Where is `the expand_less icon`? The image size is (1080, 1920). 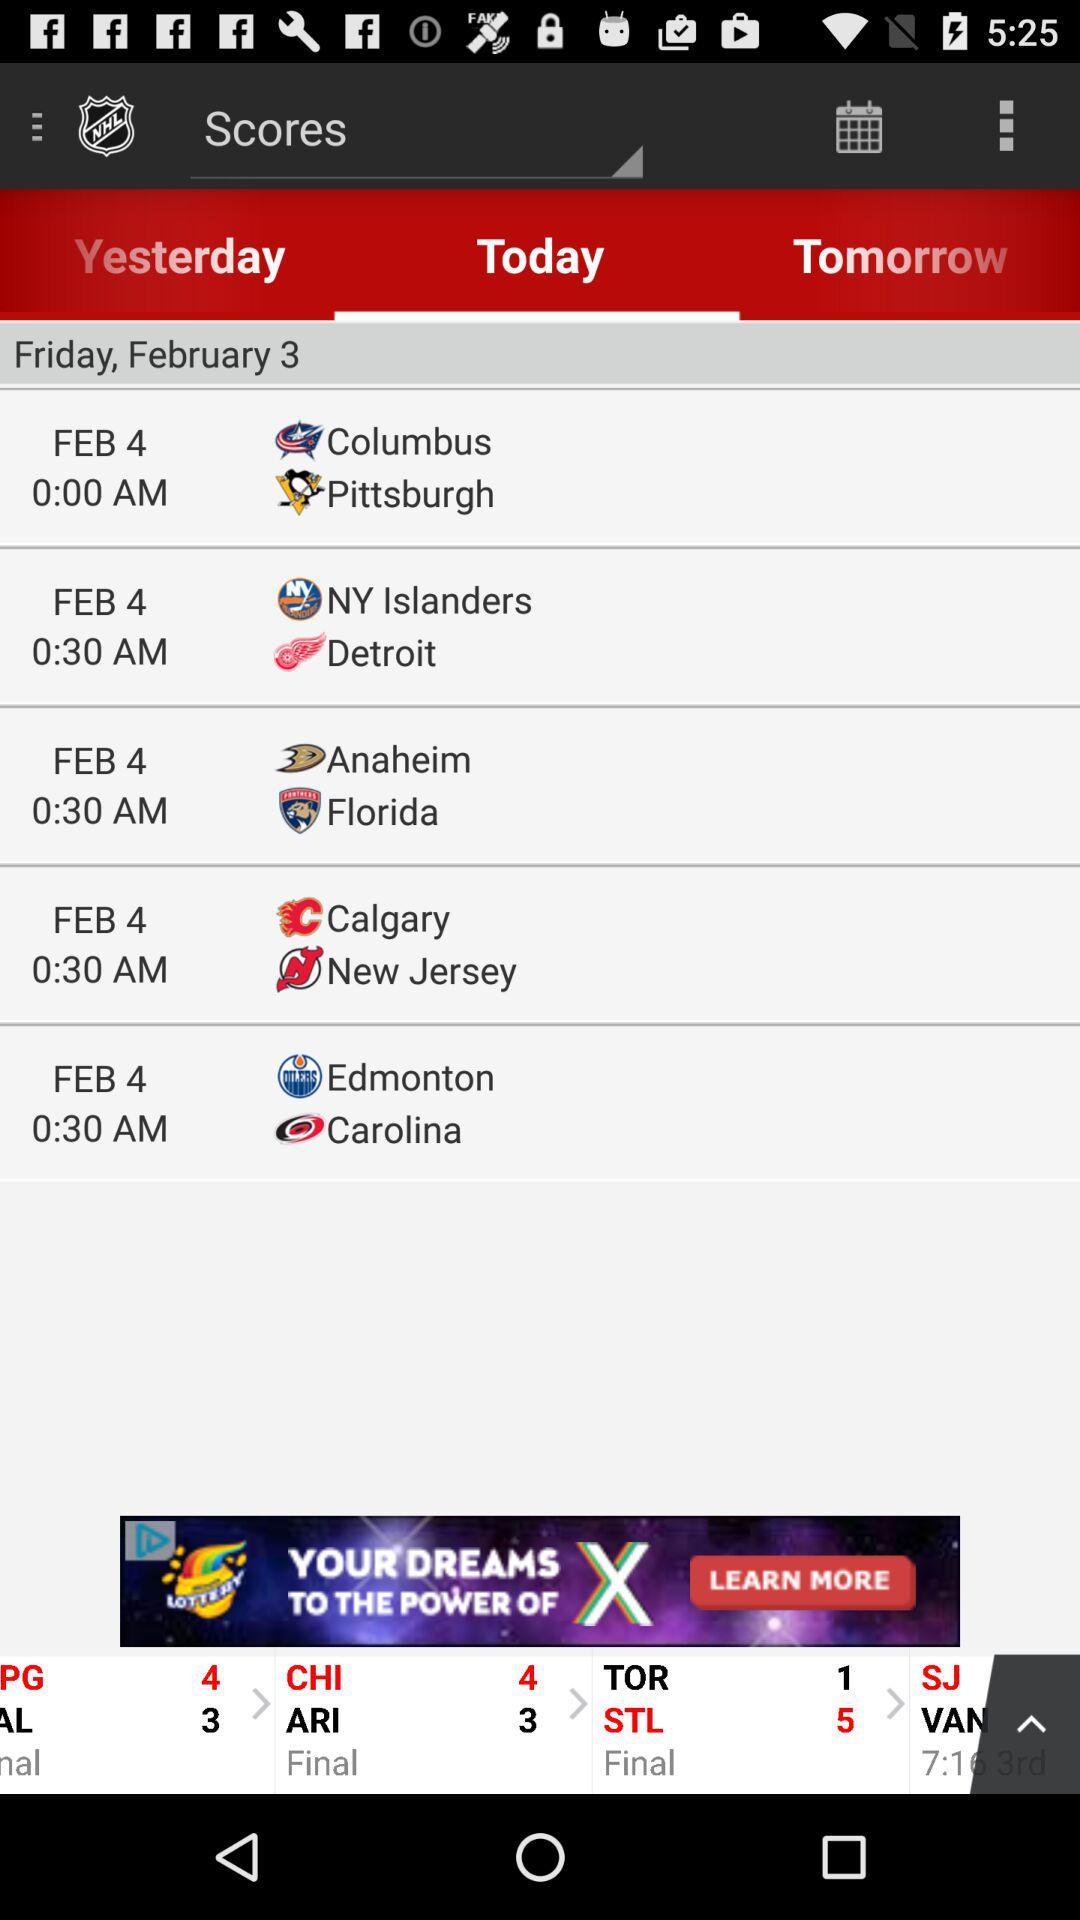 the expand_less icon is located at coordinates (1014, 1840).